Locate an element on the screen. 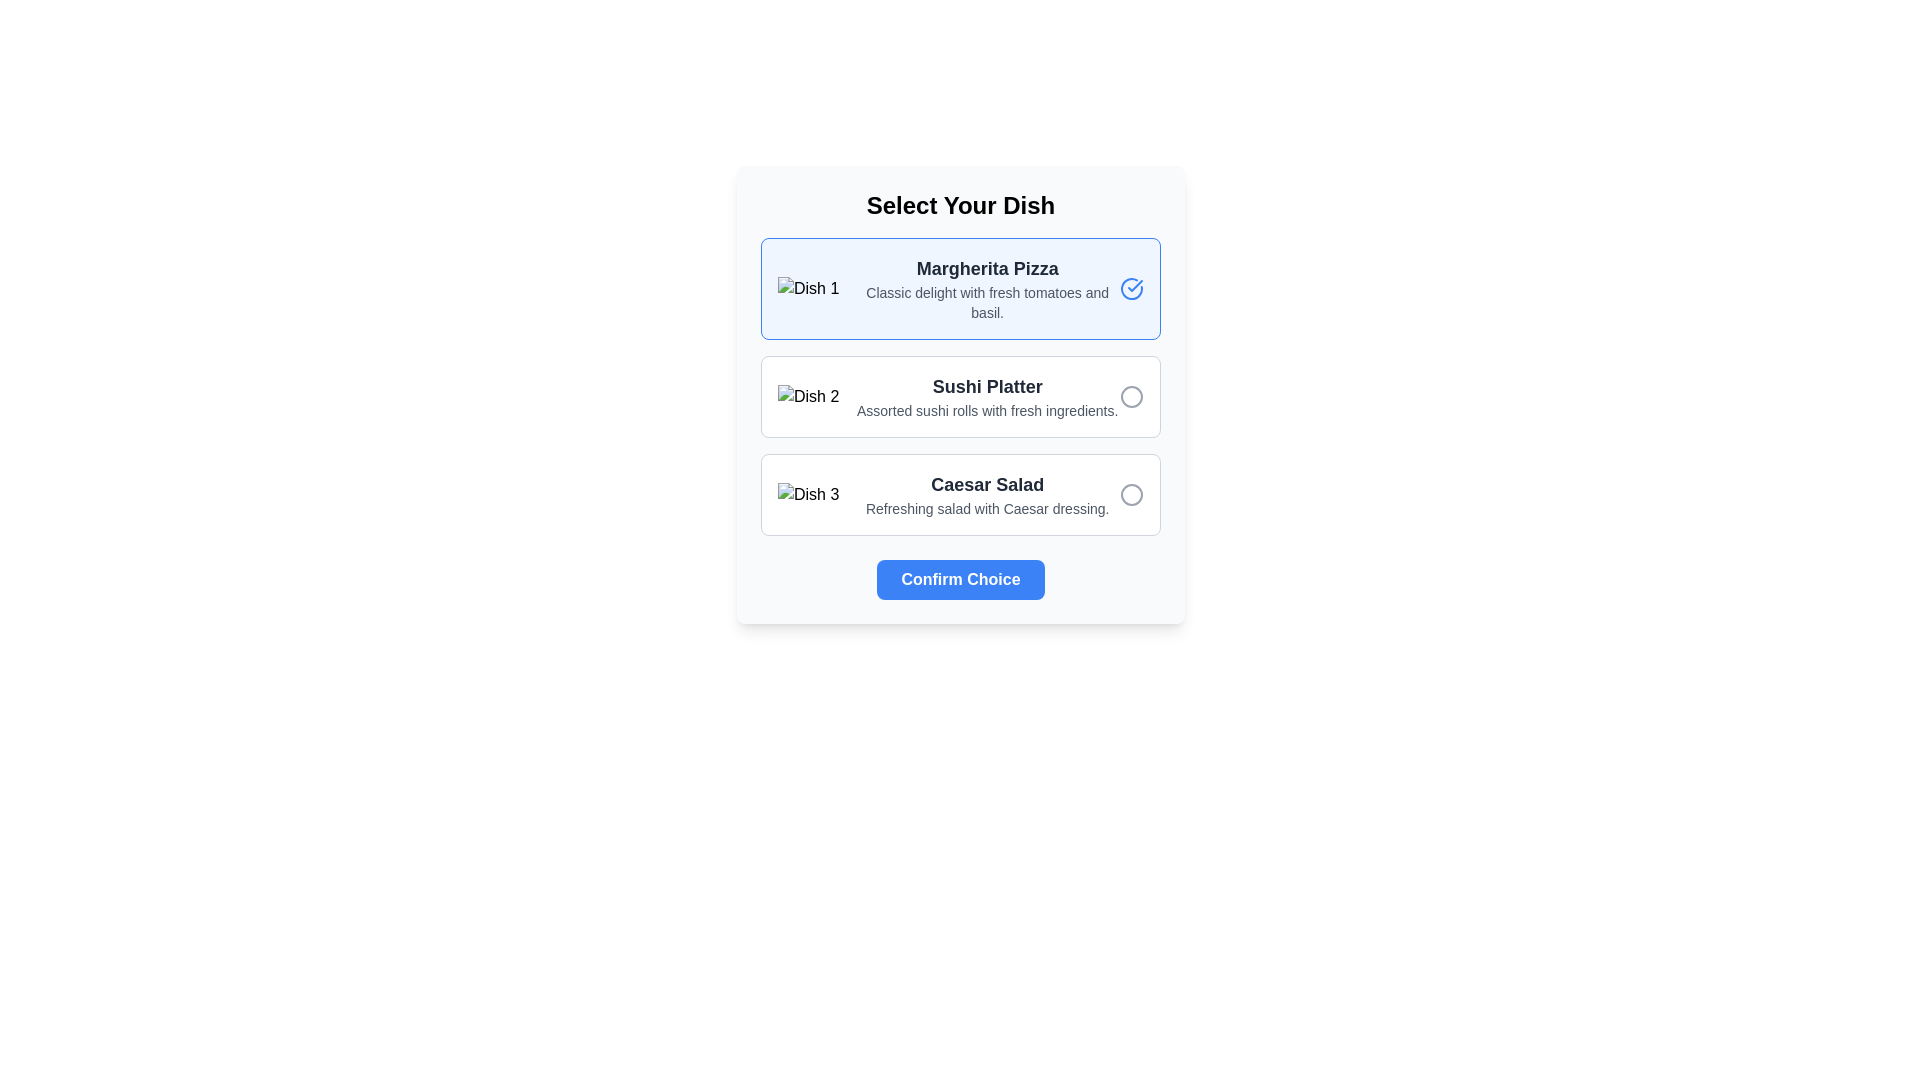 The image size is (1920, 1080). description text label that says 'Refreshing salad with Caesar dressing.' located beneath the 'Caesar Salad' option in the dish selection list is located at coordinates (987, 508).